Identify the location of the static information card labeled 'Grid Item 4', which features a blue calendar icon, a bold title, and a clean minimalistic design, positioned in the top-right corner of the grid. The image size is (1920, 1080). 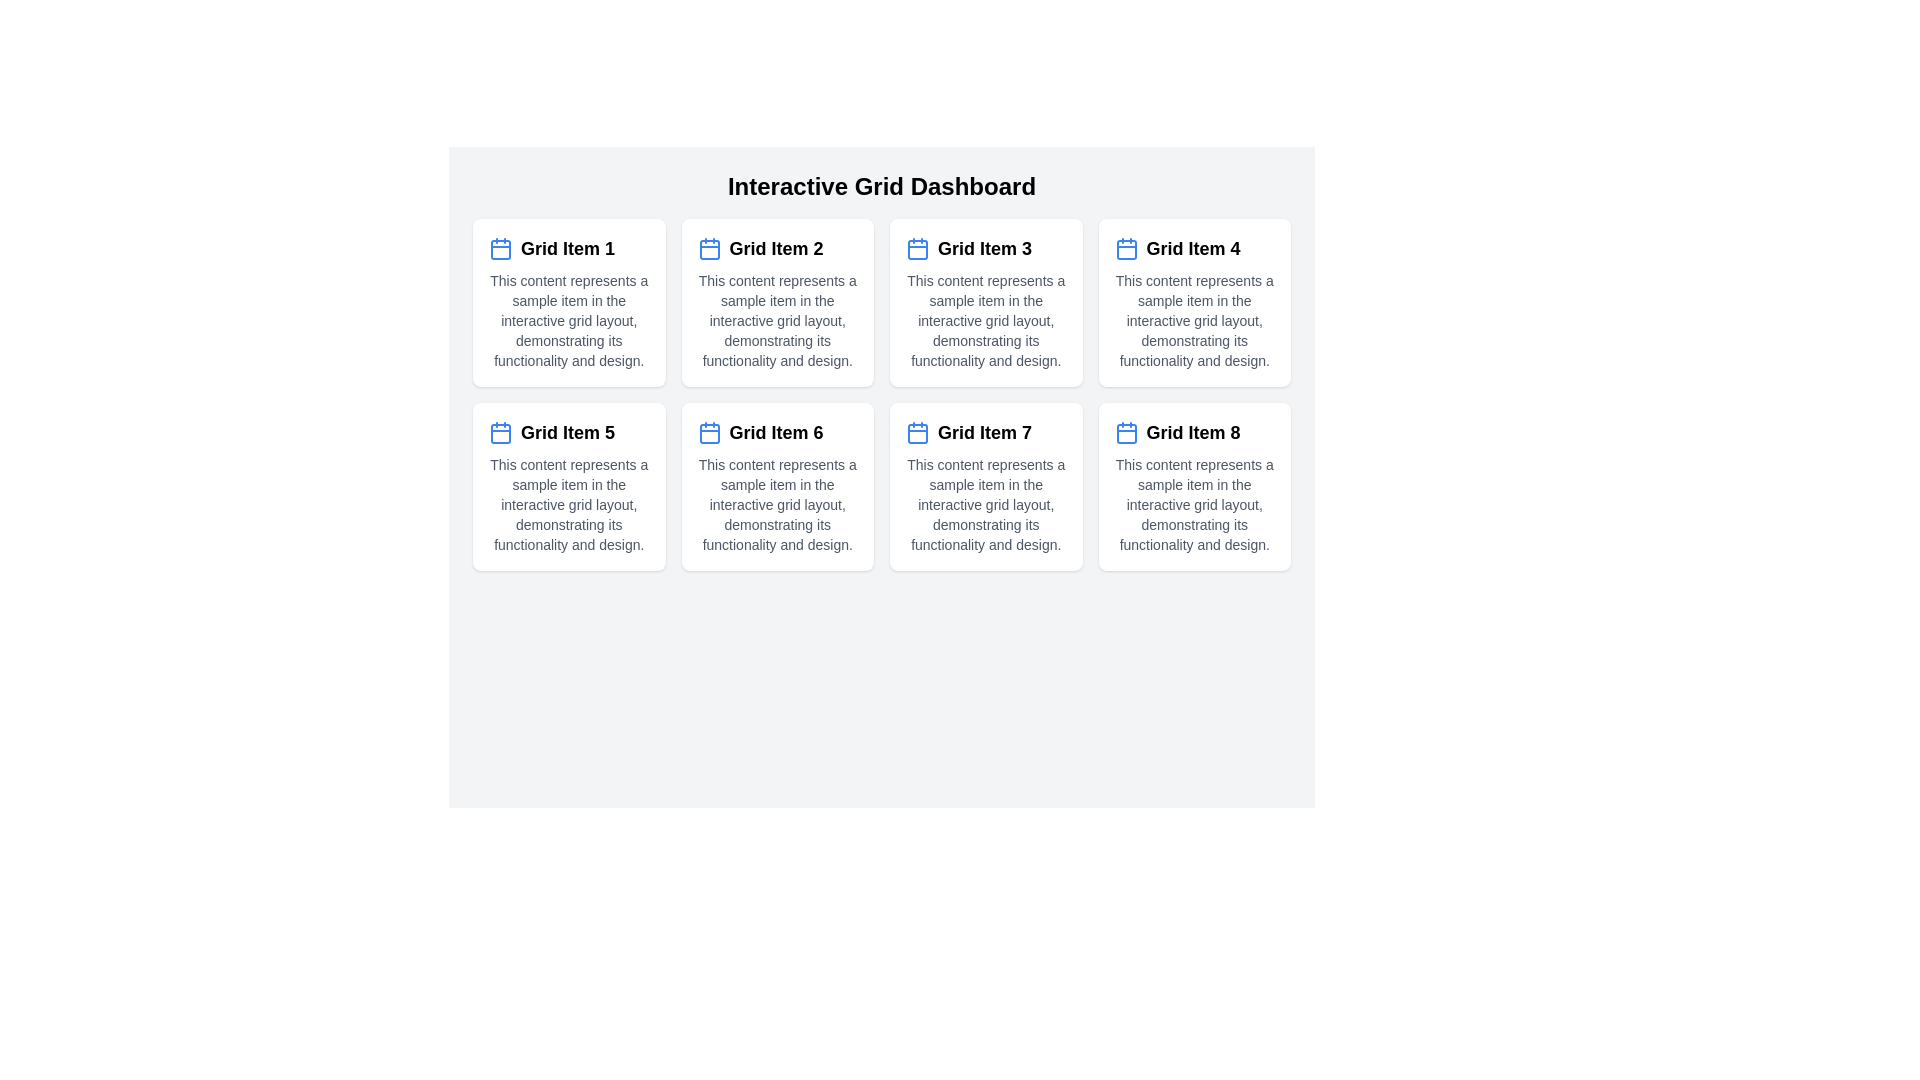
(1194, 303).